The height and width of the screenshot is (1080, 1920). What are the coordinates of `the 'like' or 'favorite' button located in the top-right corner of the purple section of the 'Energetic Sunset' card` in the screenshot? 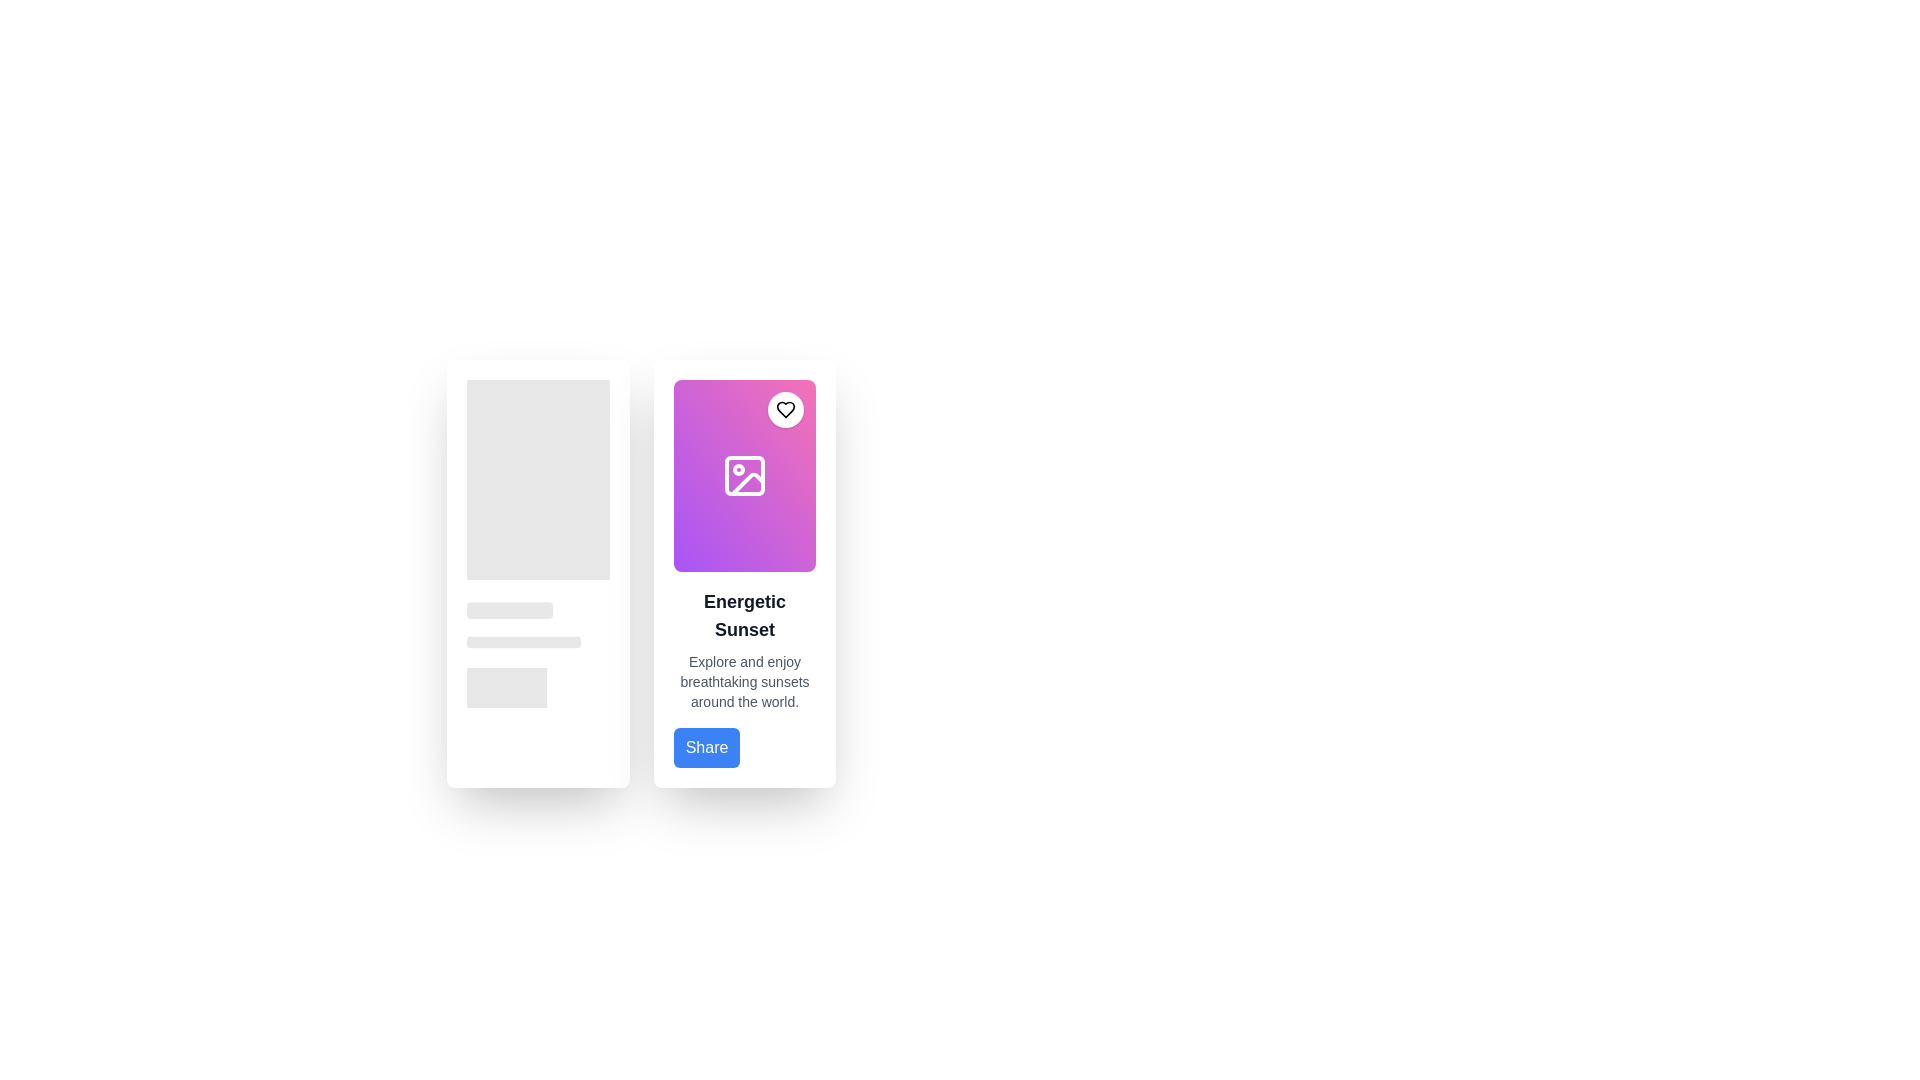 It's located at (785, 408).